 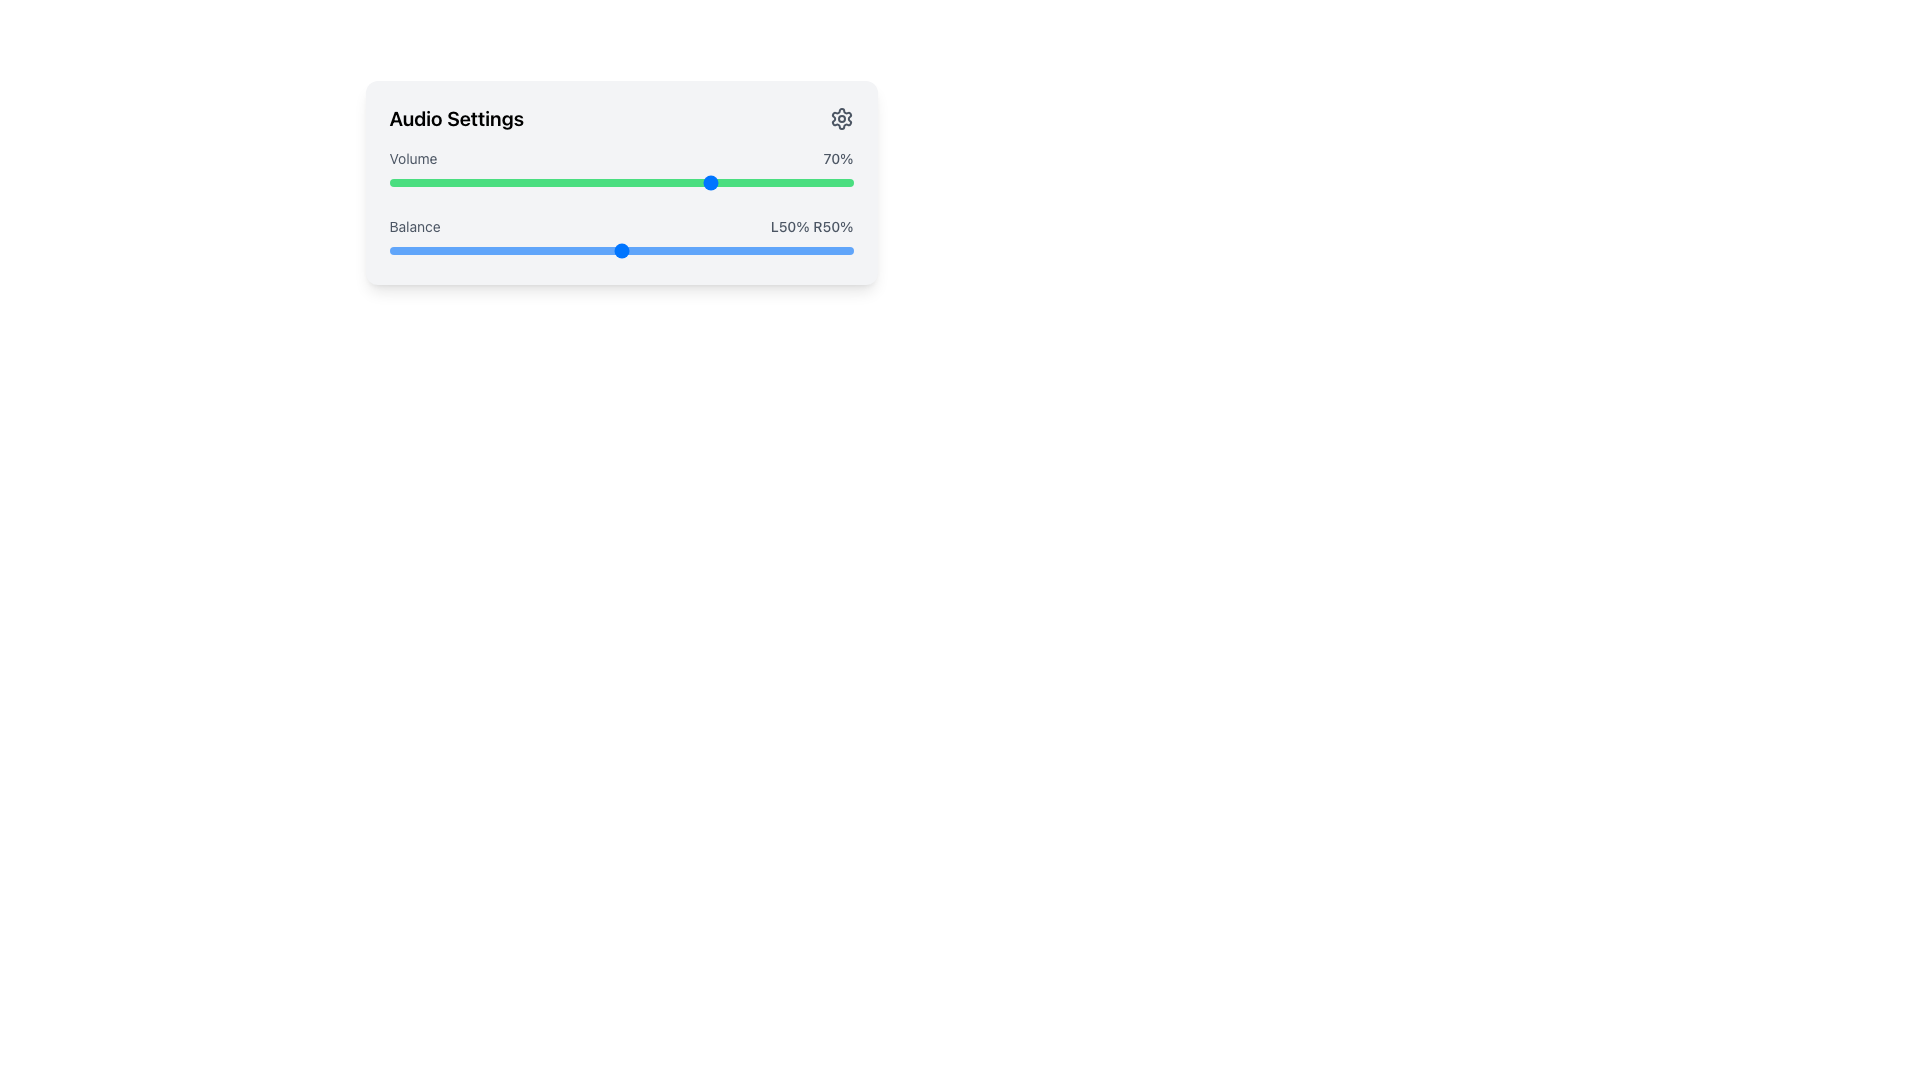 What do you see at coordinates (620, 182) in the screenshot?
I see `the volume slider, which is positioned under the label 'Volume' and currently set at 70%` at bounding box center [620, 182].